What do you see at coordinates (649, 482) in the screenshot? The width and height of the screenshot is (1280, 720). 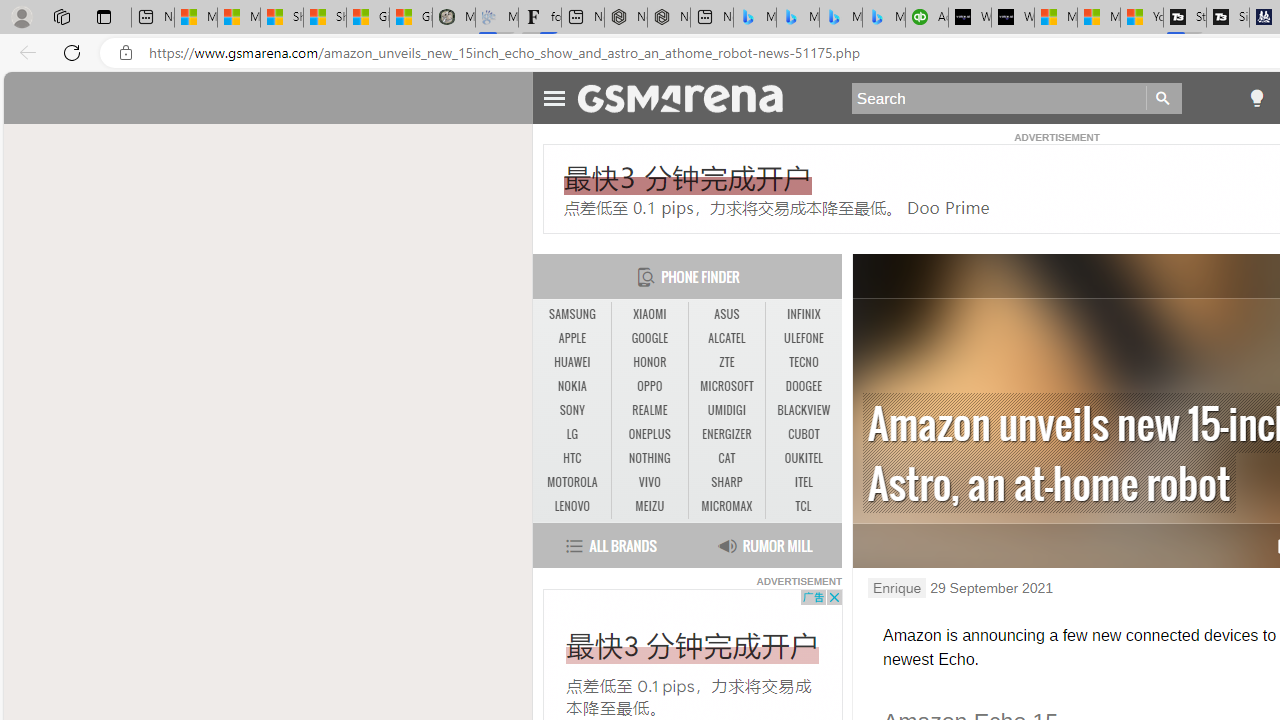 I see `'VIVO'` at bounding box center [649, 482].